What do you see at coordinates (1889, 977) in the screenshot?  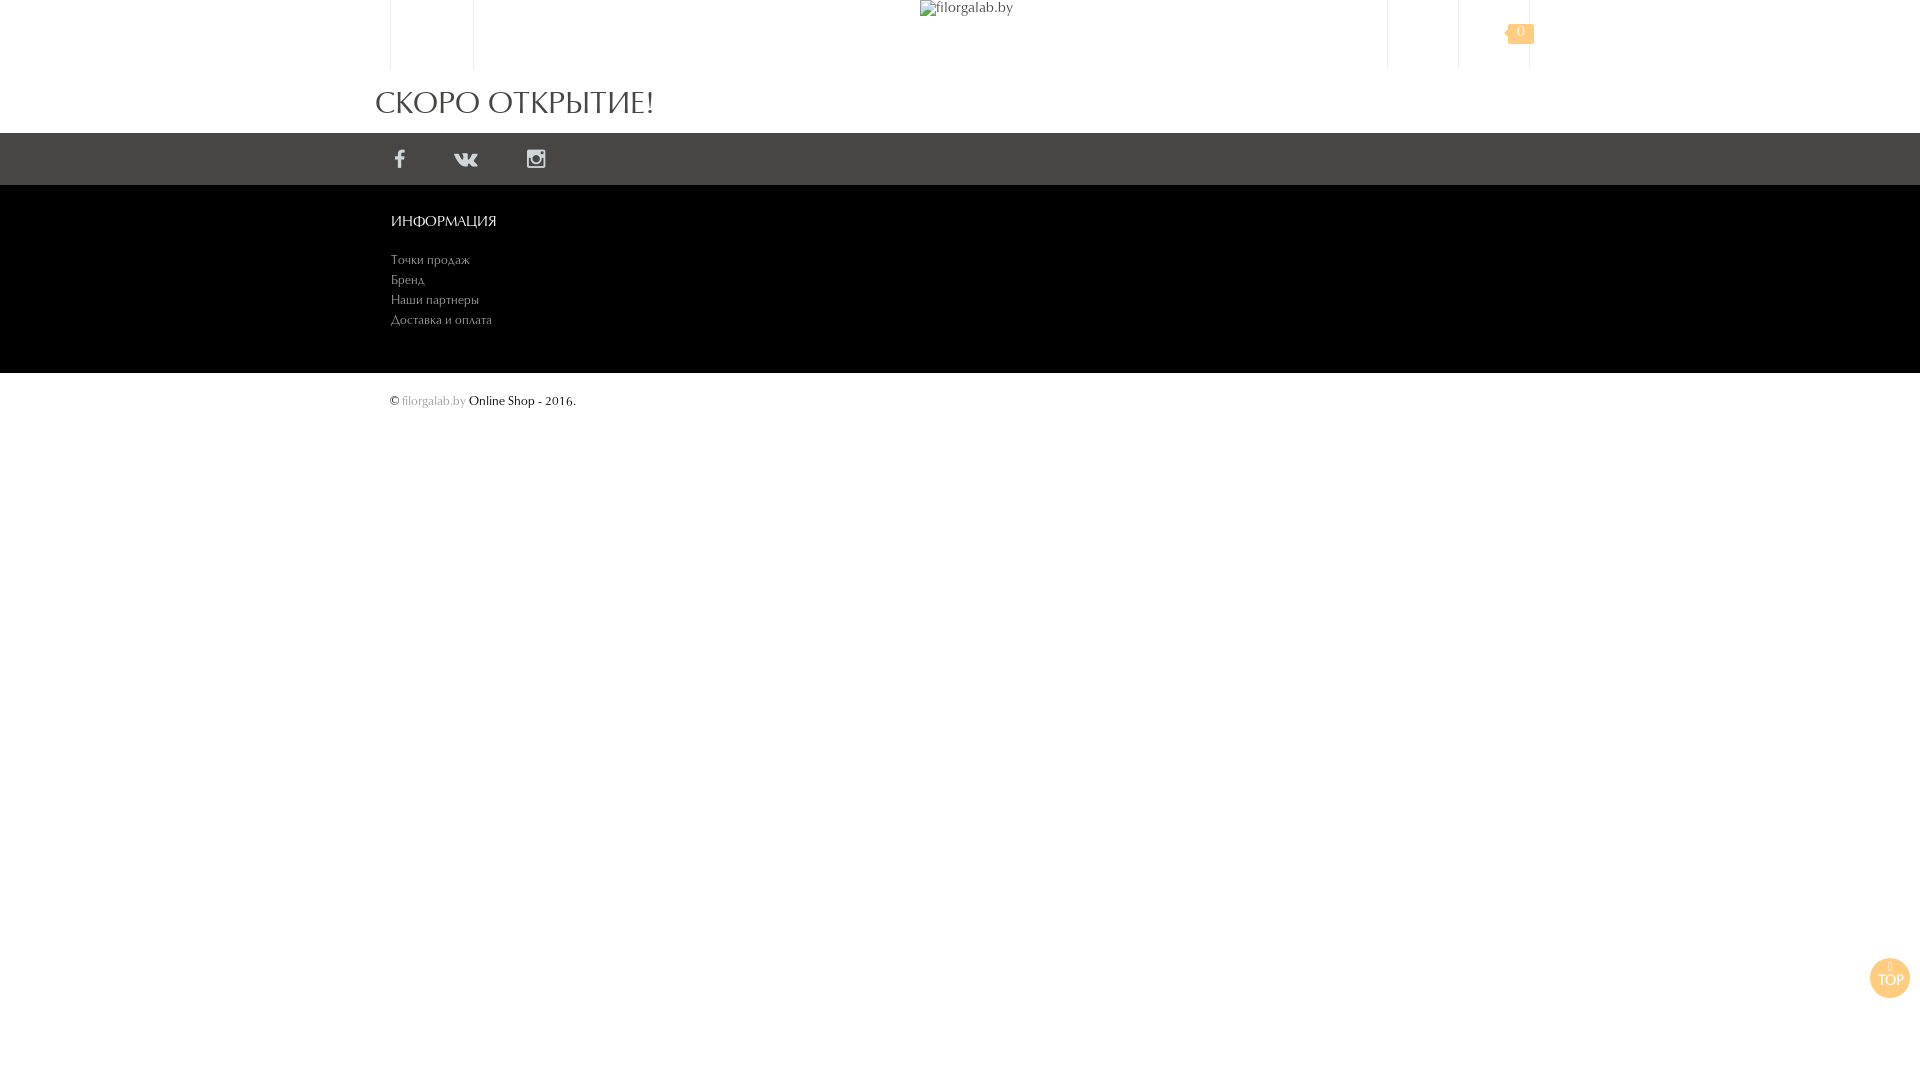 I see `'TOP'` at bounding box center [1889, 977].